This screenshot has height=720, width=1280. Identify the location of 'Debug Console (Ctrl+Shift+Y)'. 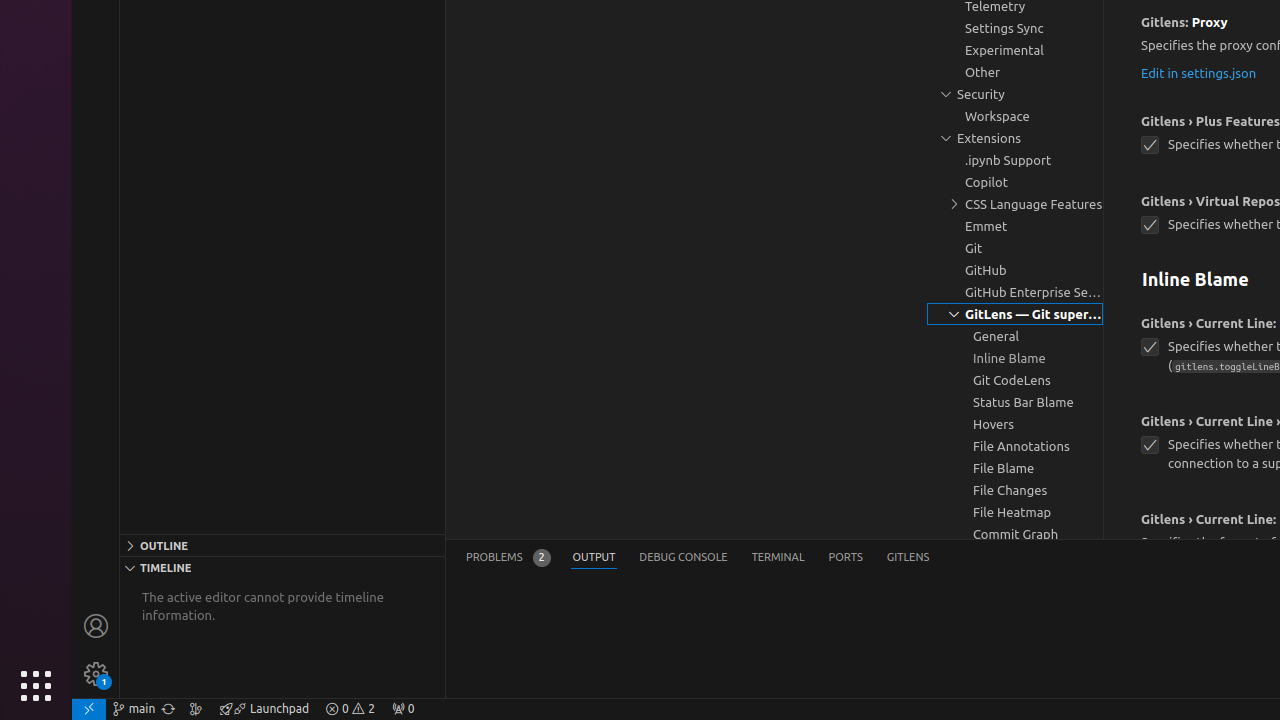
(683, 557).